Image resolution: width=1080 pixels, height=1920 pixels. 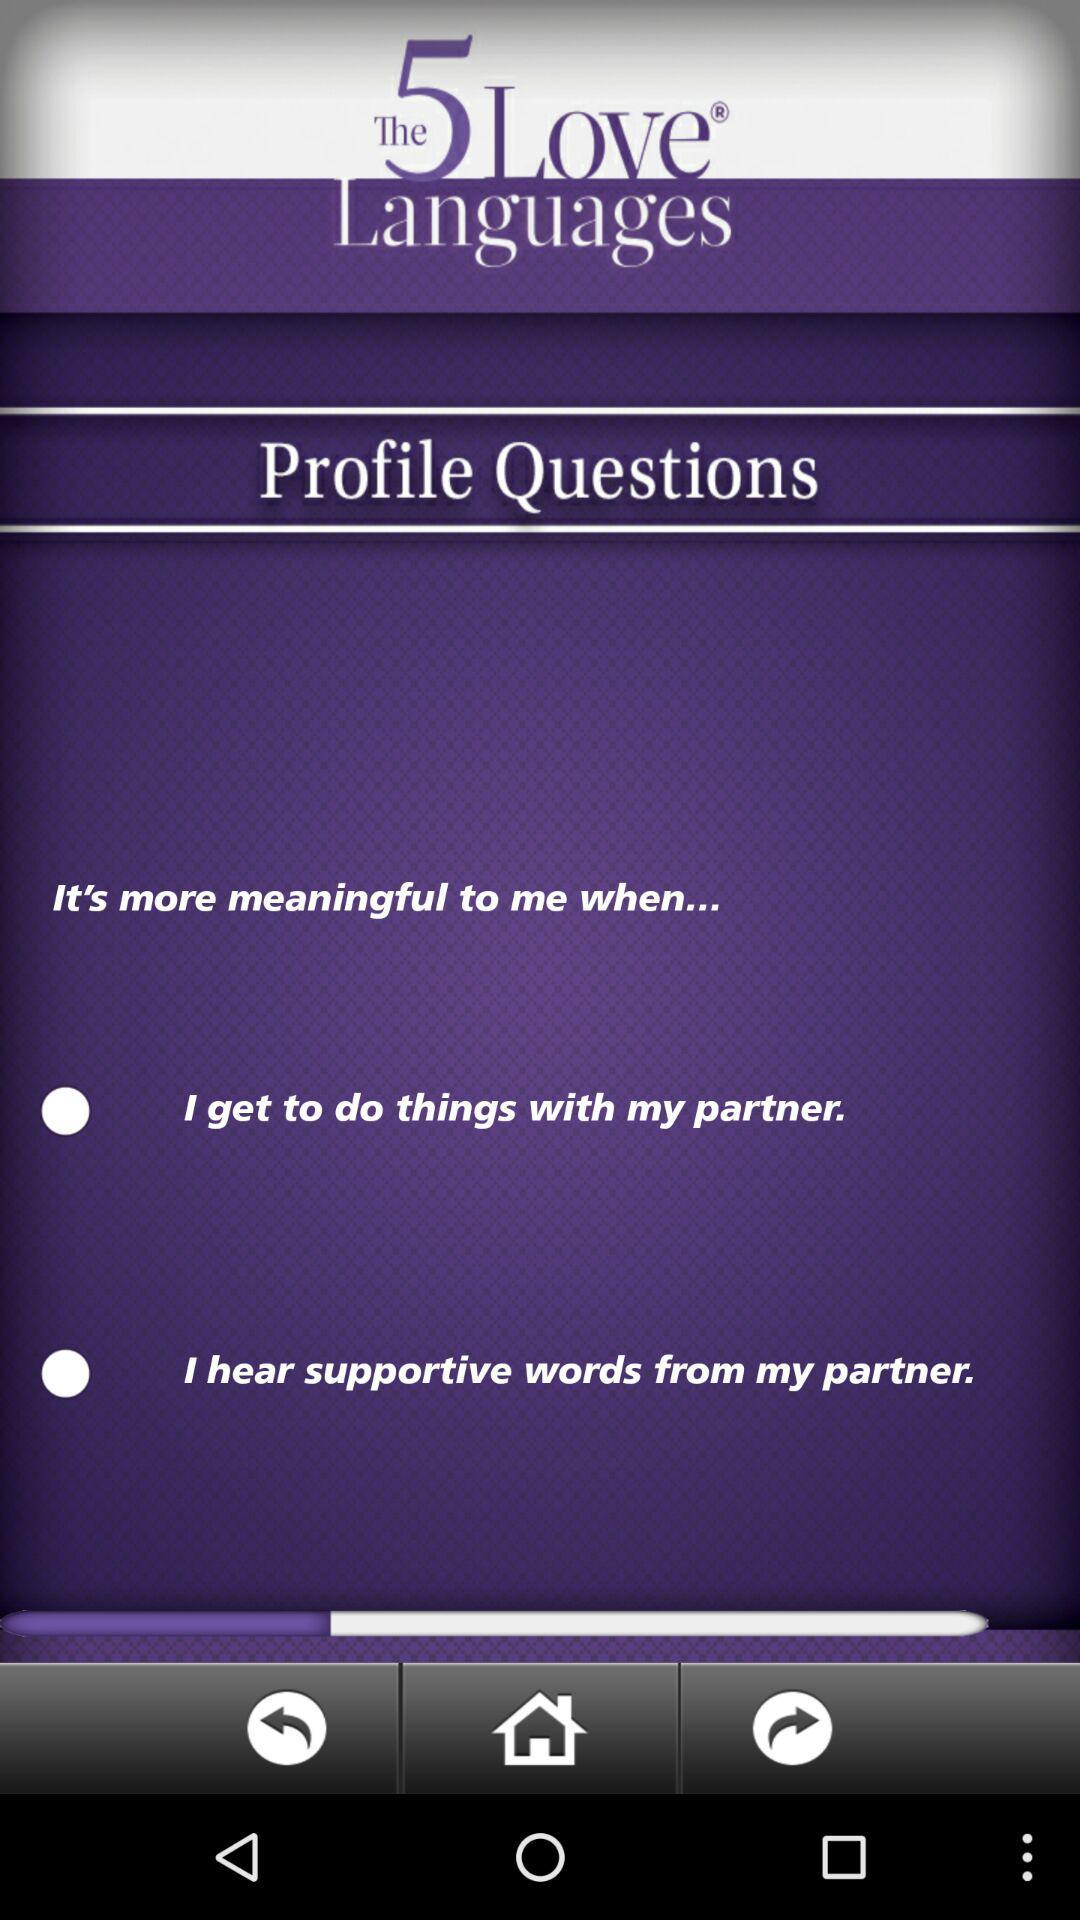 What do you see at coordinates (64, 1110) in the screenshot?
I see `radio u button` at bounding box center [64, 1110].